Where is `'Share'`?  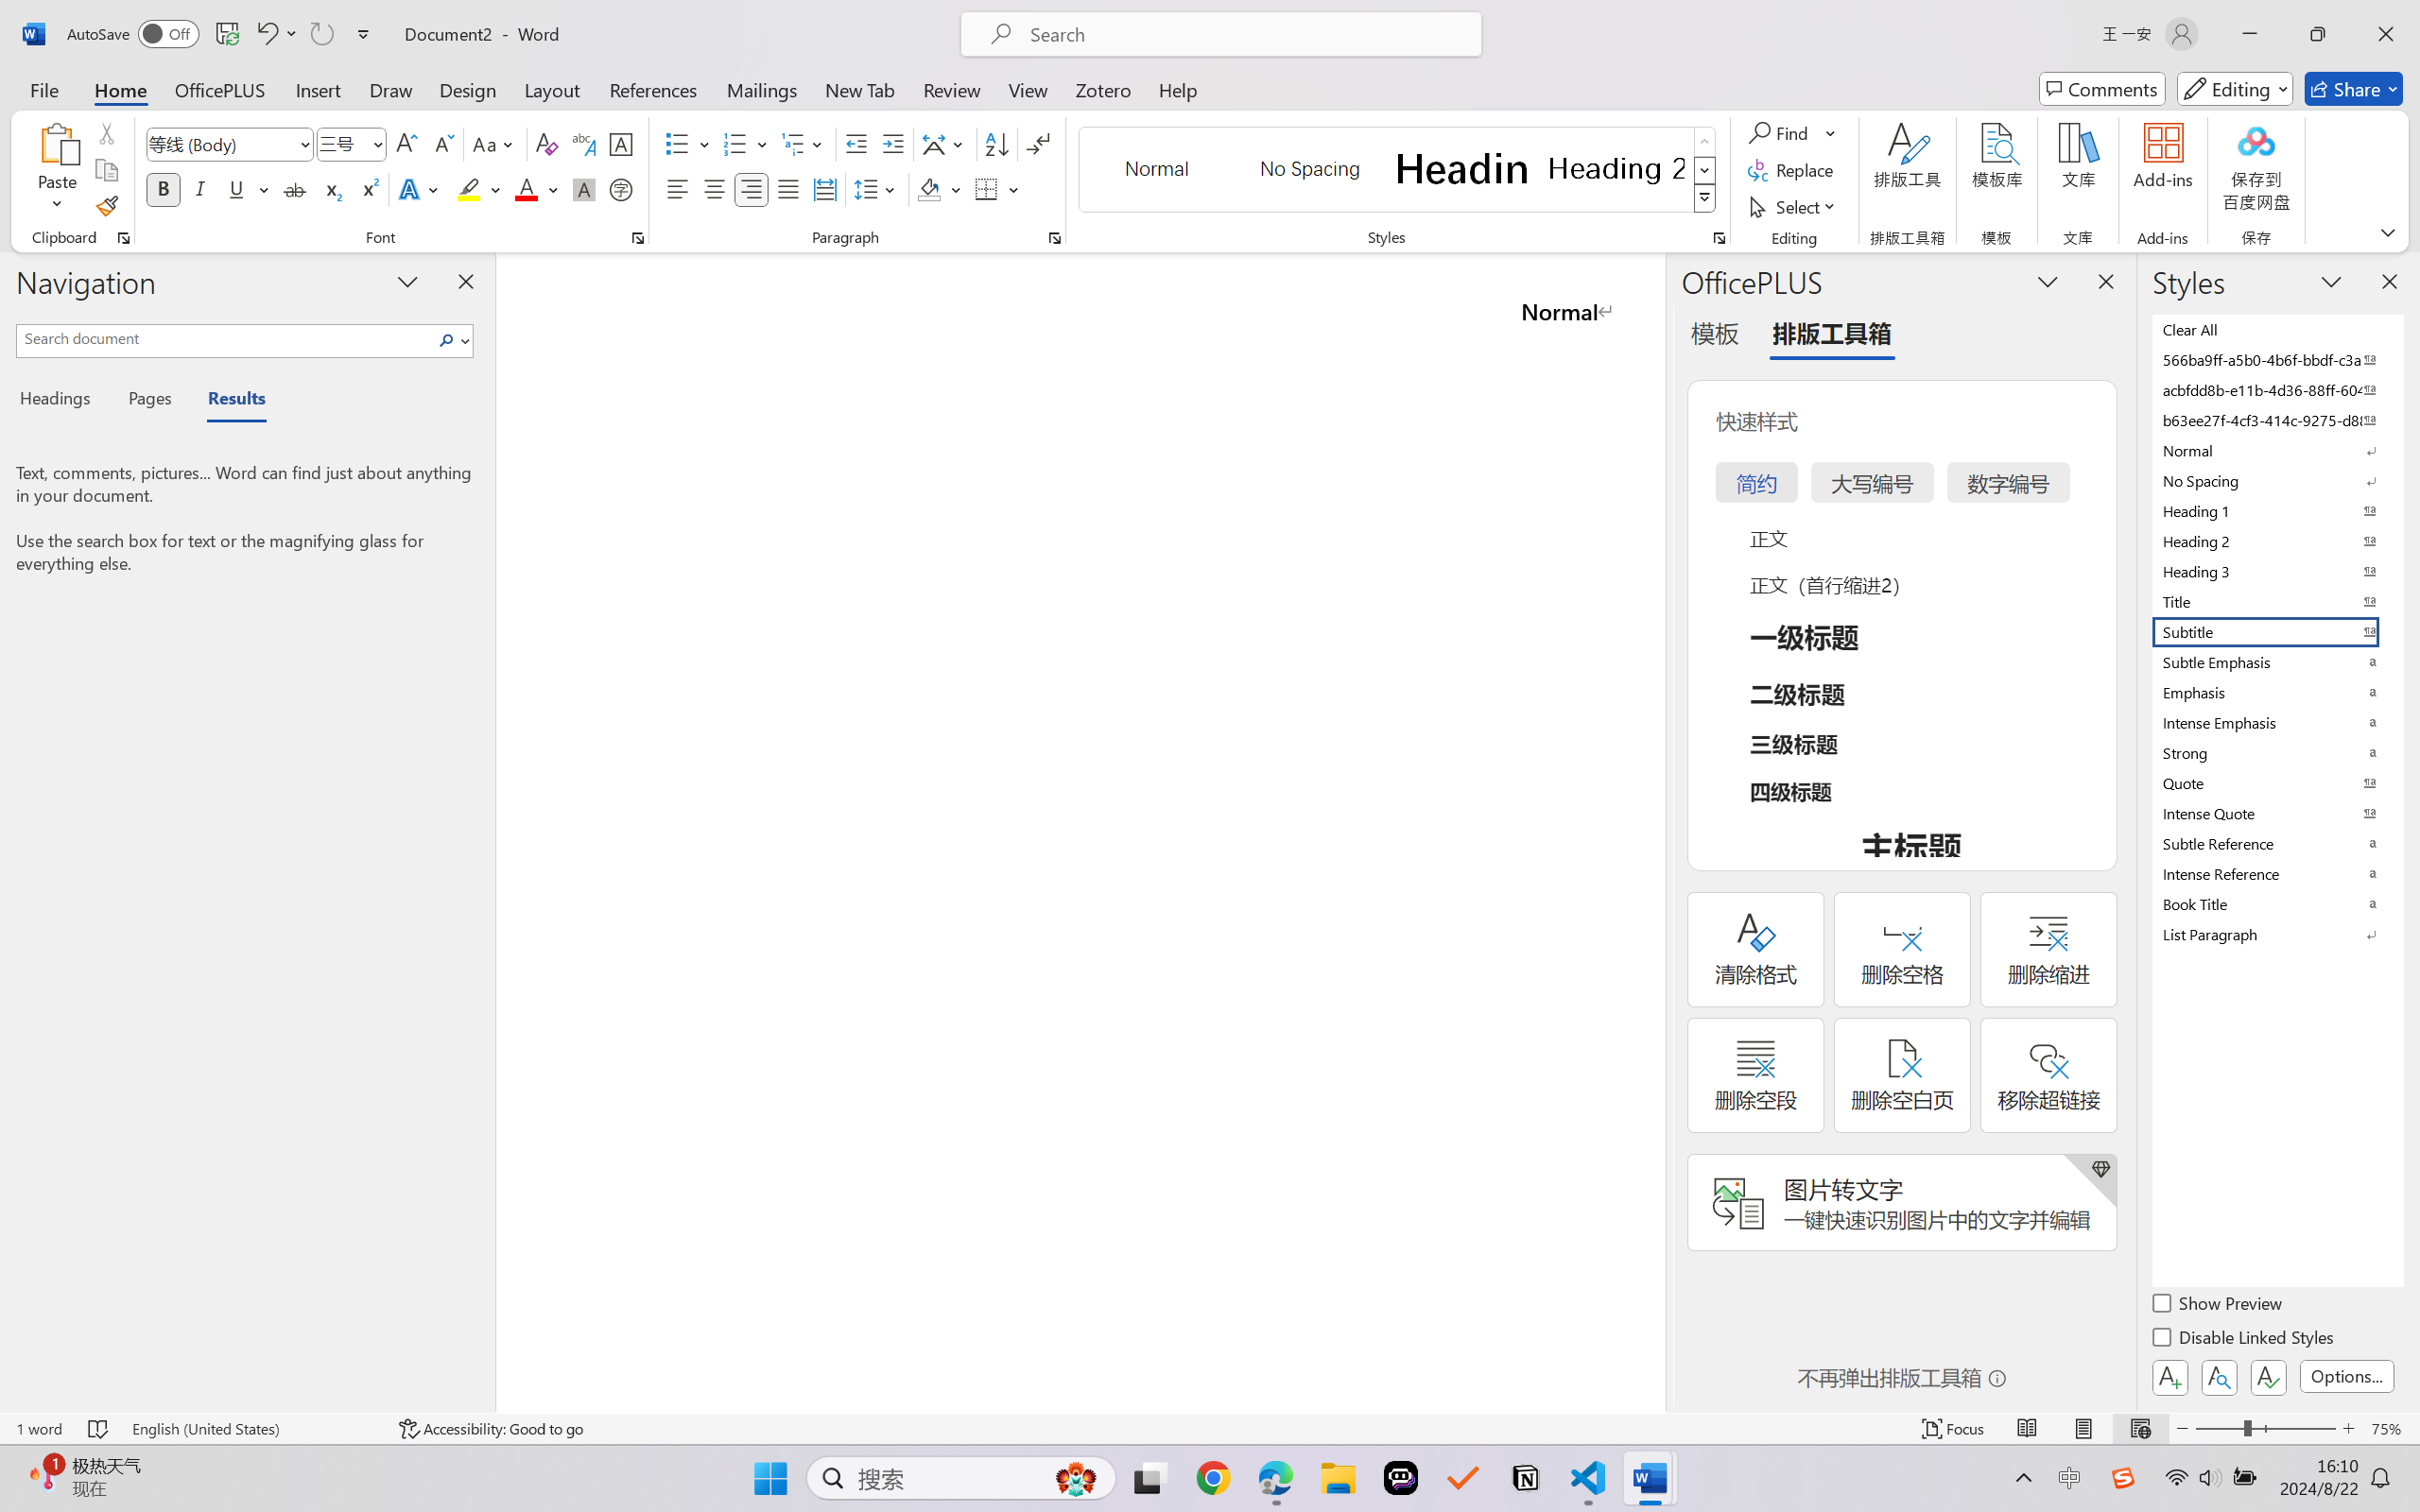 'Share' is located at coordinates (2352, 88).